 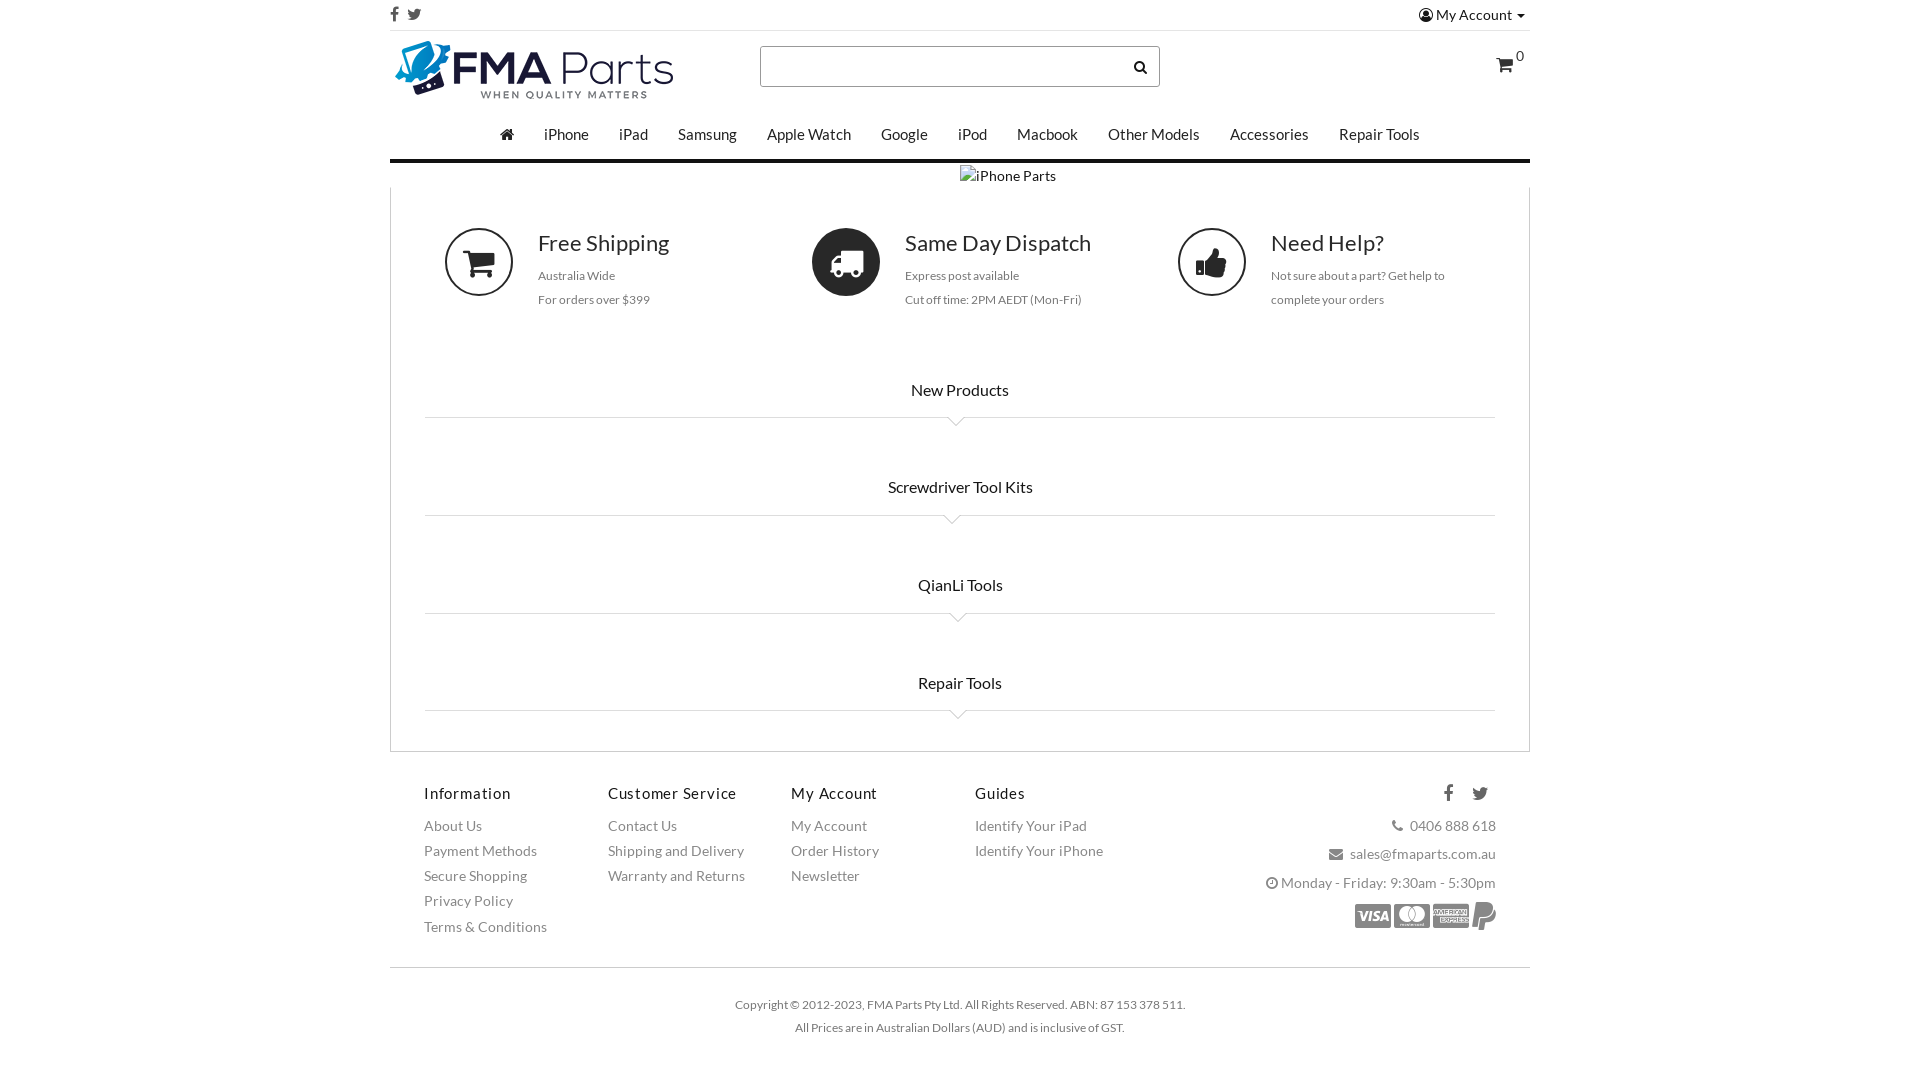 I want to click on 'Repair Tools', so click(x=901, y=681).